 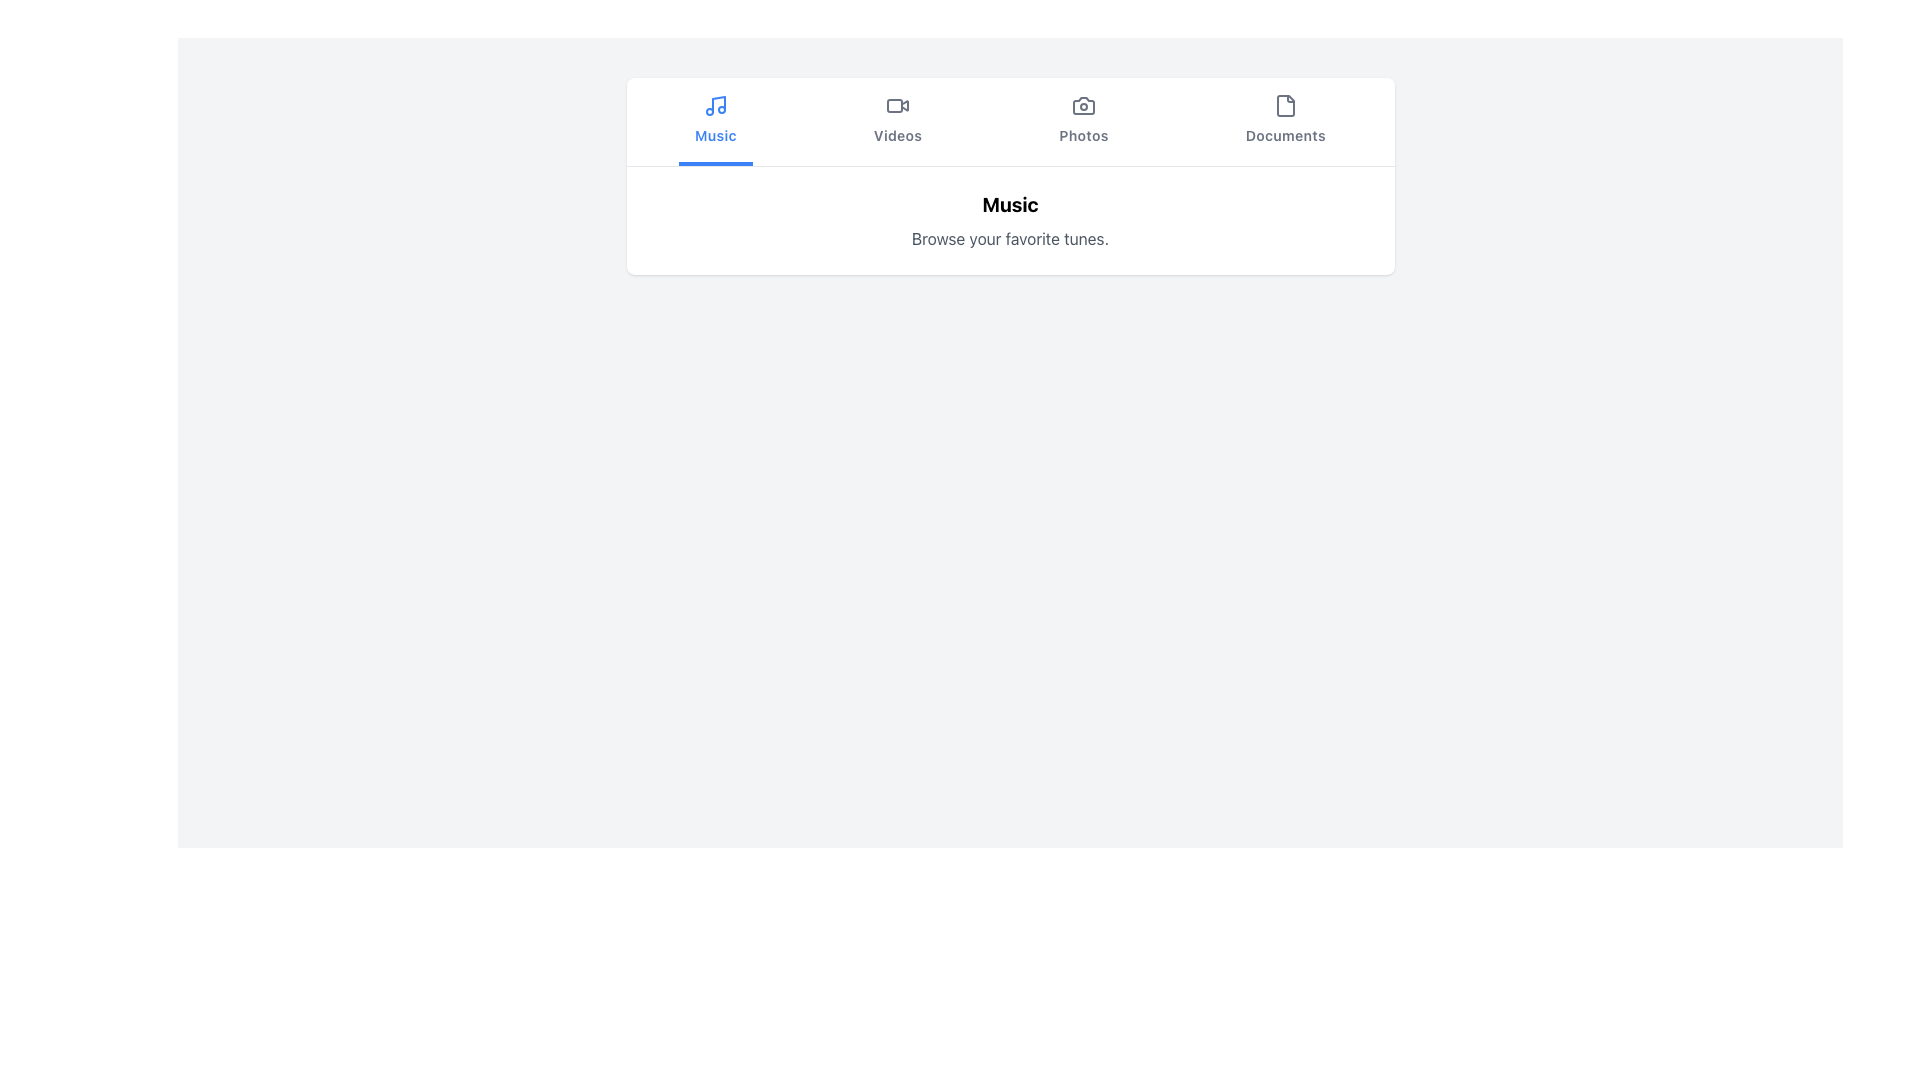 I want to click on the camera icon located in the center of the 'Photos' tab on the navigation bar, so click(x=1083, y=105).